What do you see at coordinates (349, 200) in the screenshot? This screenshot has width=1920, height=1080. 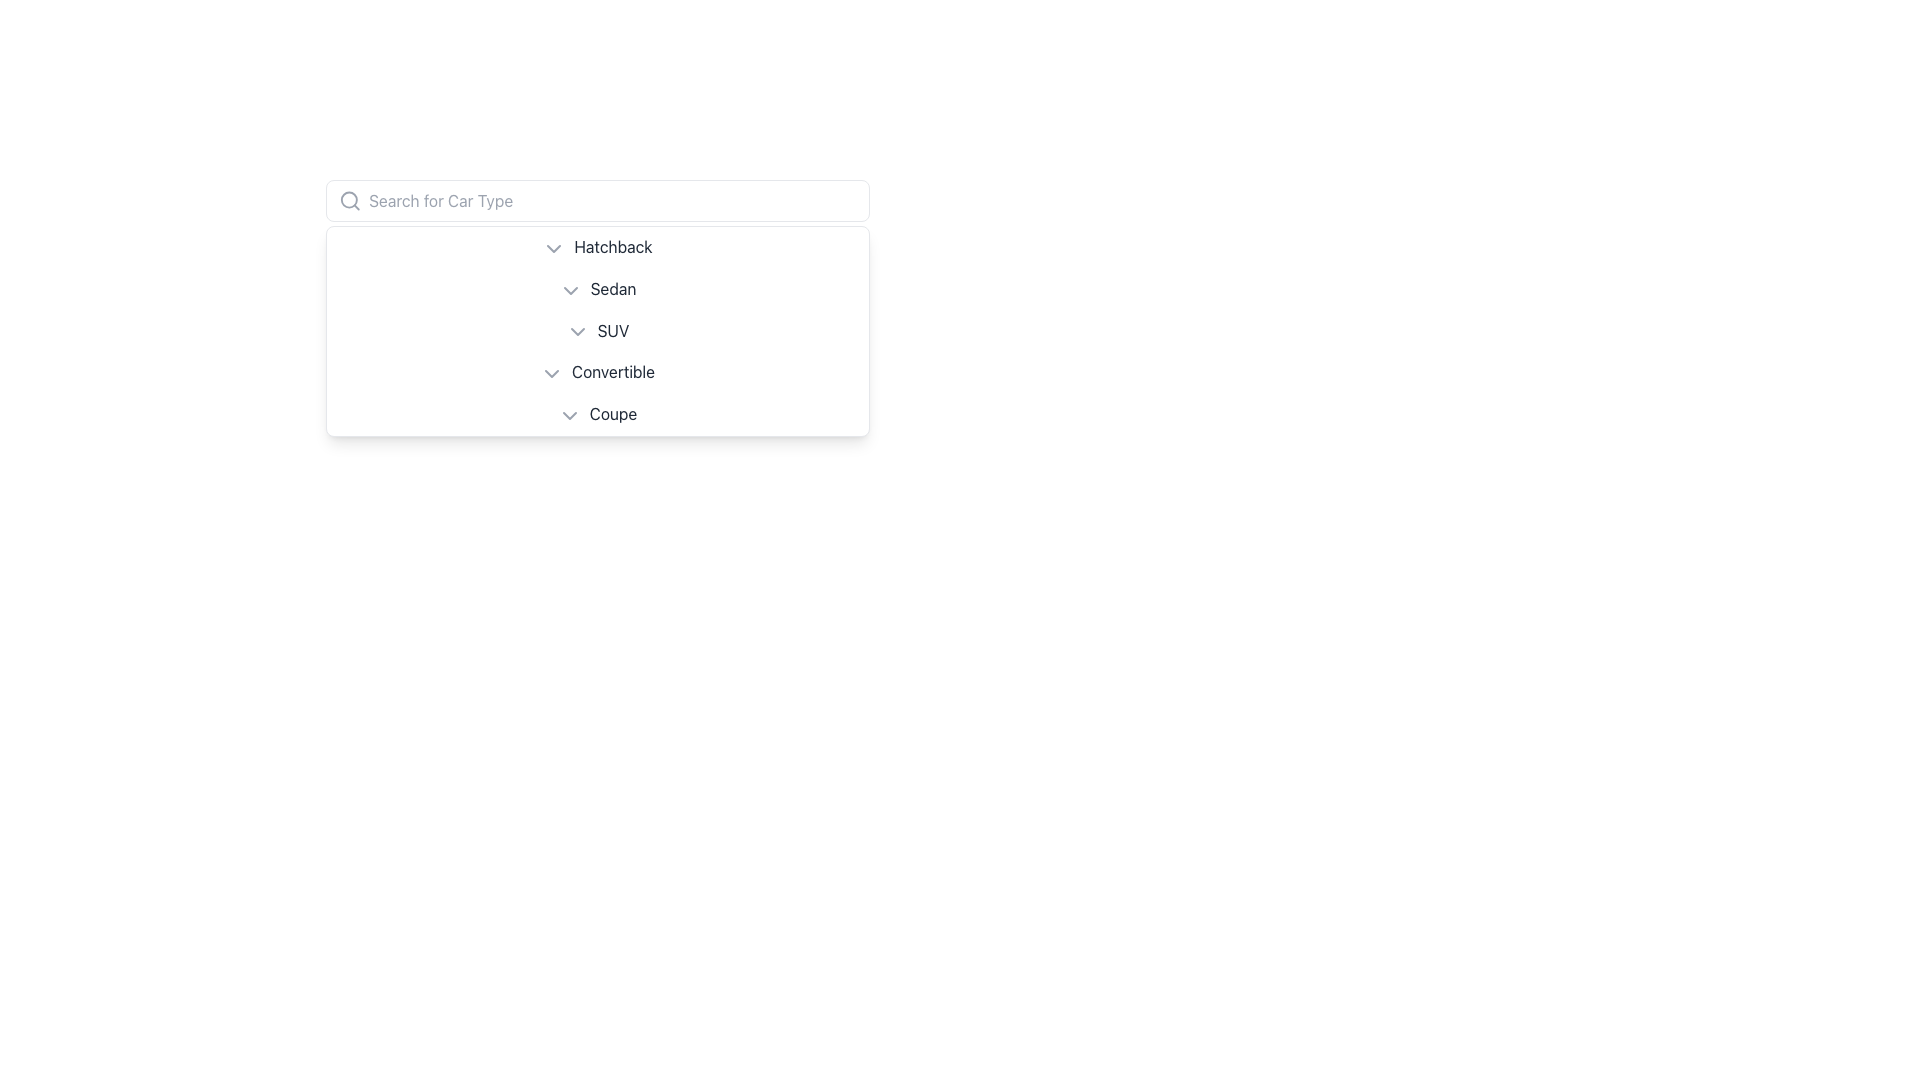 I see `the search icon located at the leftmost part of the search bar, which precedes the text input field labeled 'Search for Car Type'` at bounding box center [349, 200].